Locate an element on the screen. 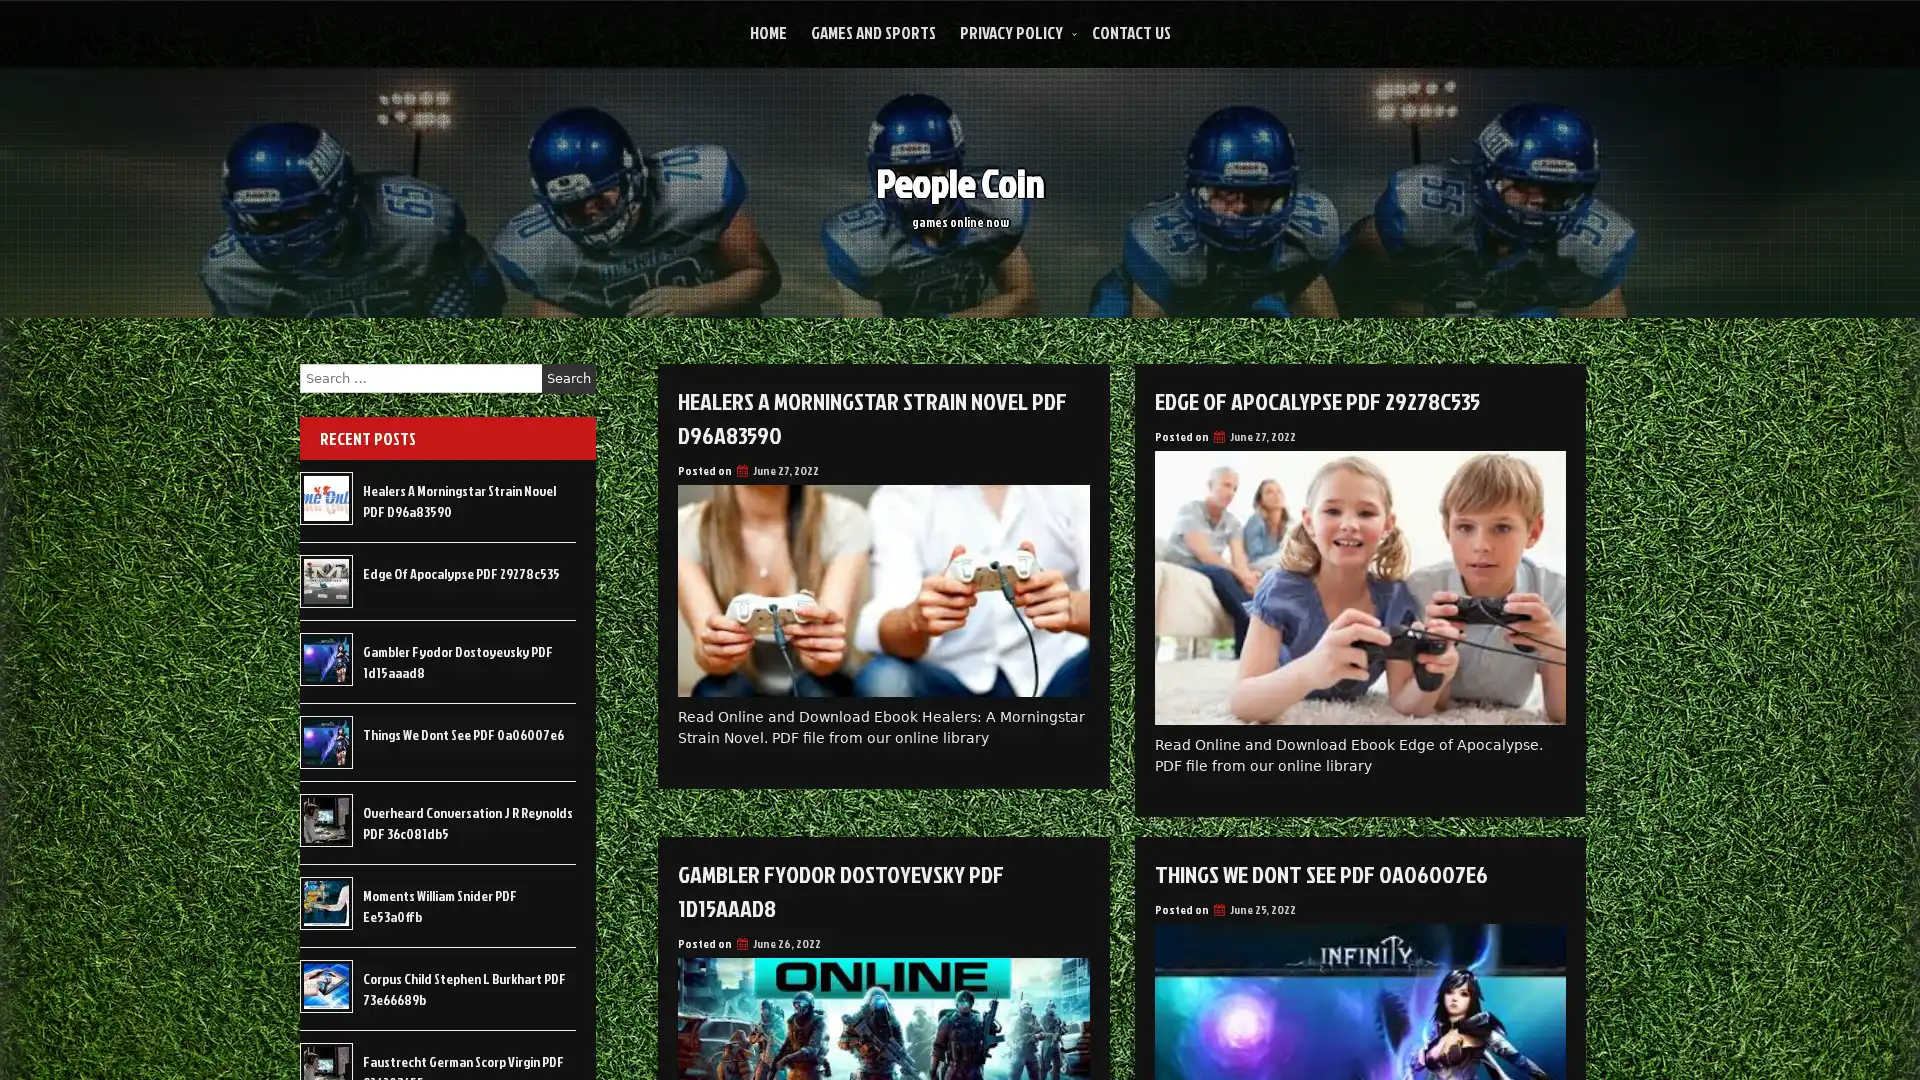 This screenshot has width=1920, height=1080. Search is located at coordinates (568, 378).